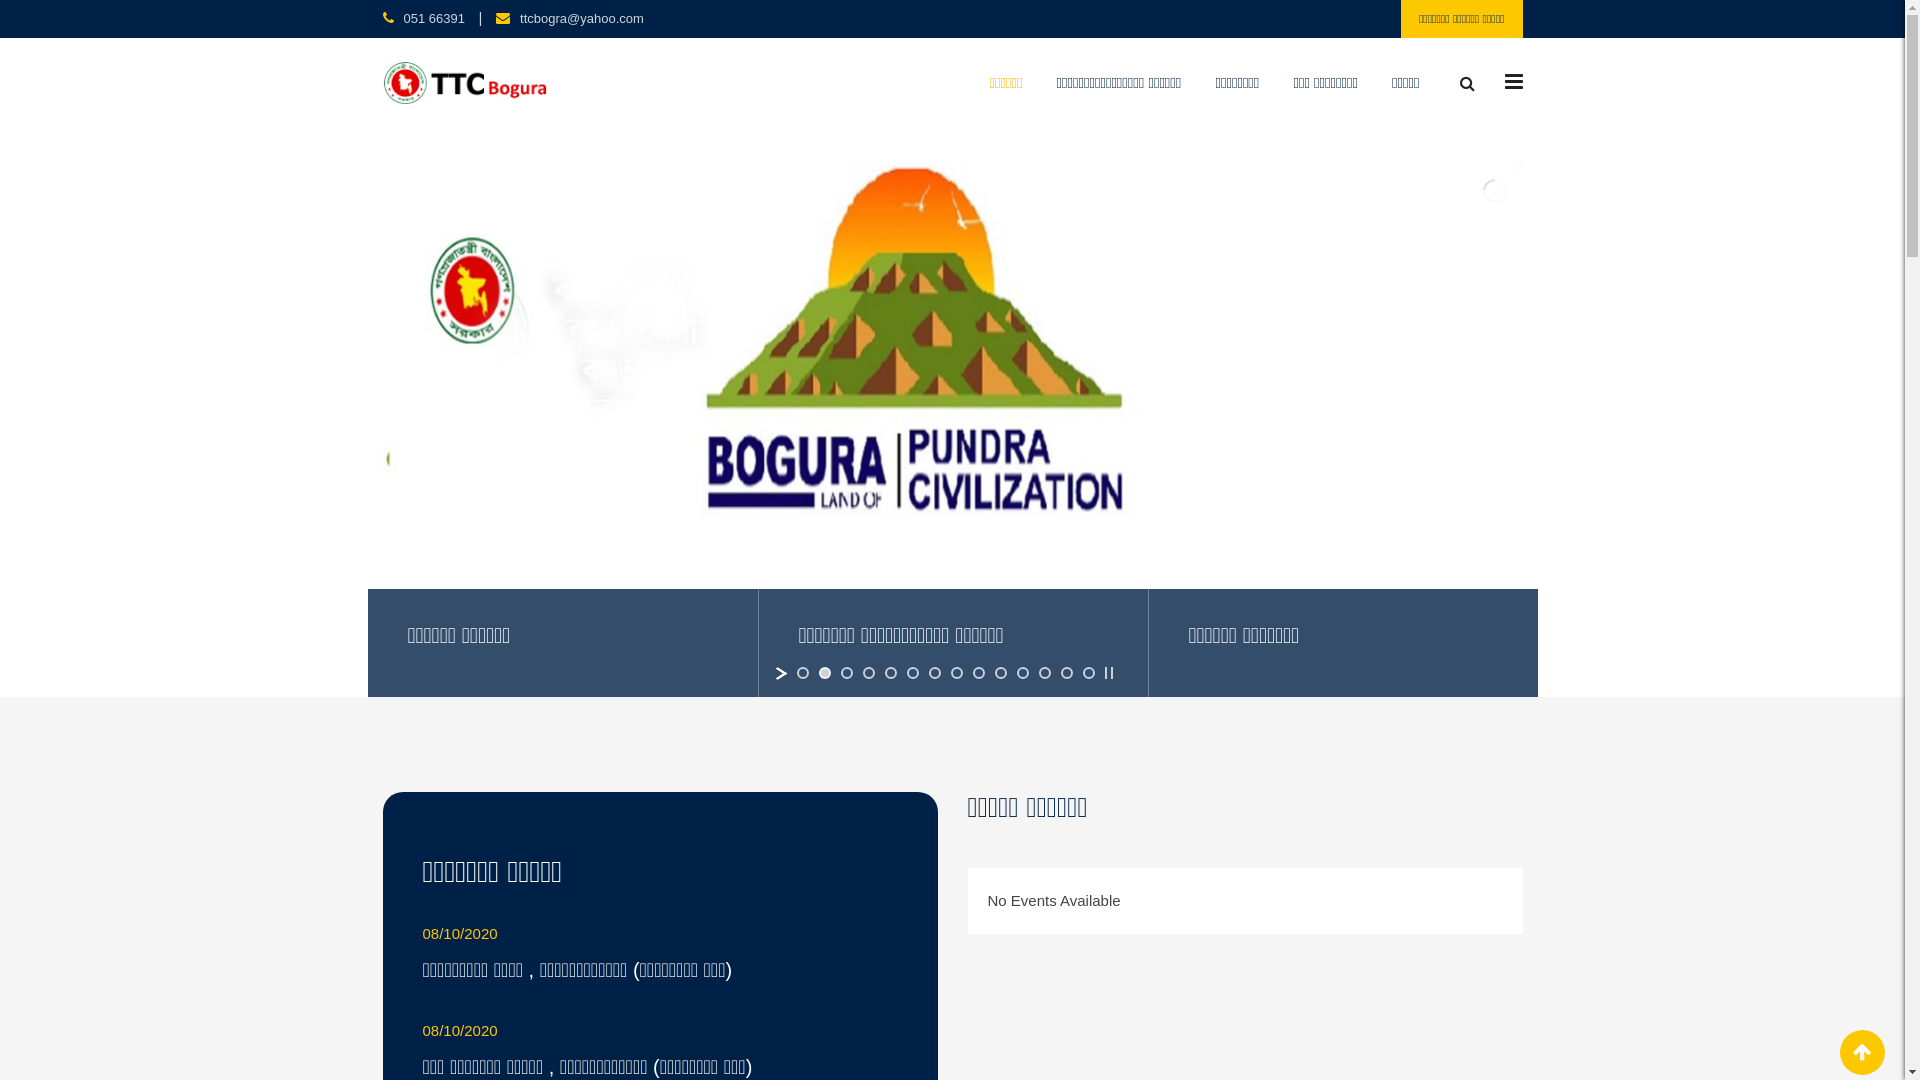 The image size is (1920, 1080). Describe the element at coordinates (402, 18) in the screenshot. I see `'051 66391'` at that location.